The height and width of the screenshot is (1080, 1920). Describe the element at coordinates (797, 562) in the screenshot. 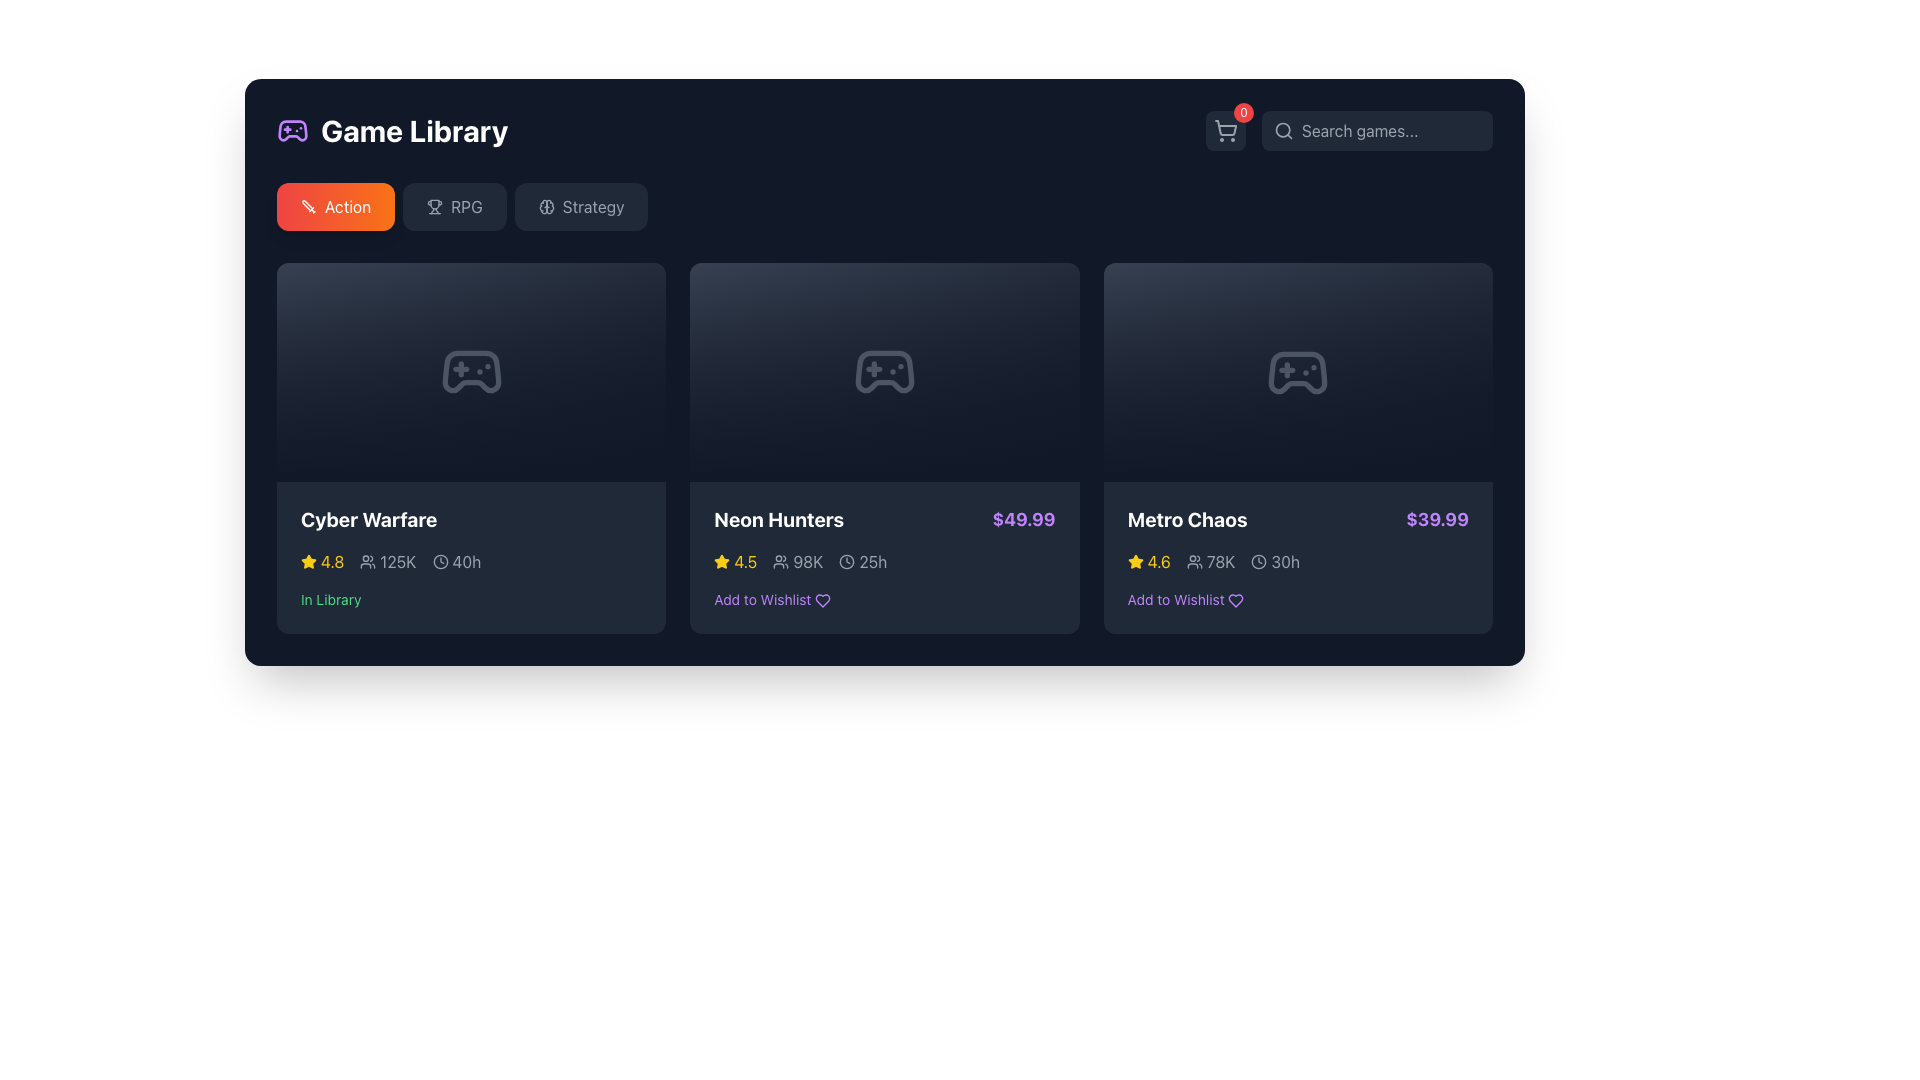

I see `the text '98K' with a user icon` at that location.